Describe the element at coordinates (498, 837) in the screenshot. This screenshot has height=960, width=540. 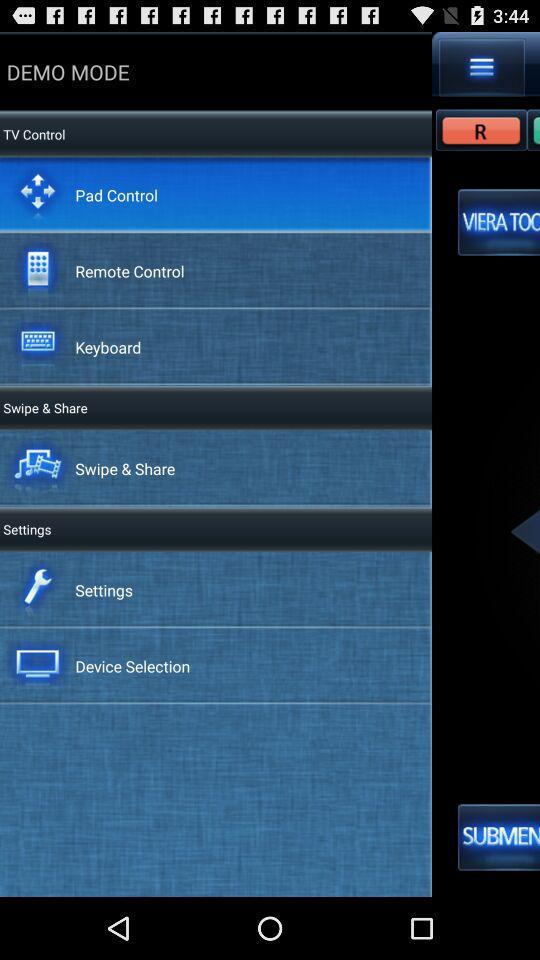
I see `item at the bottom right corner` at that location.